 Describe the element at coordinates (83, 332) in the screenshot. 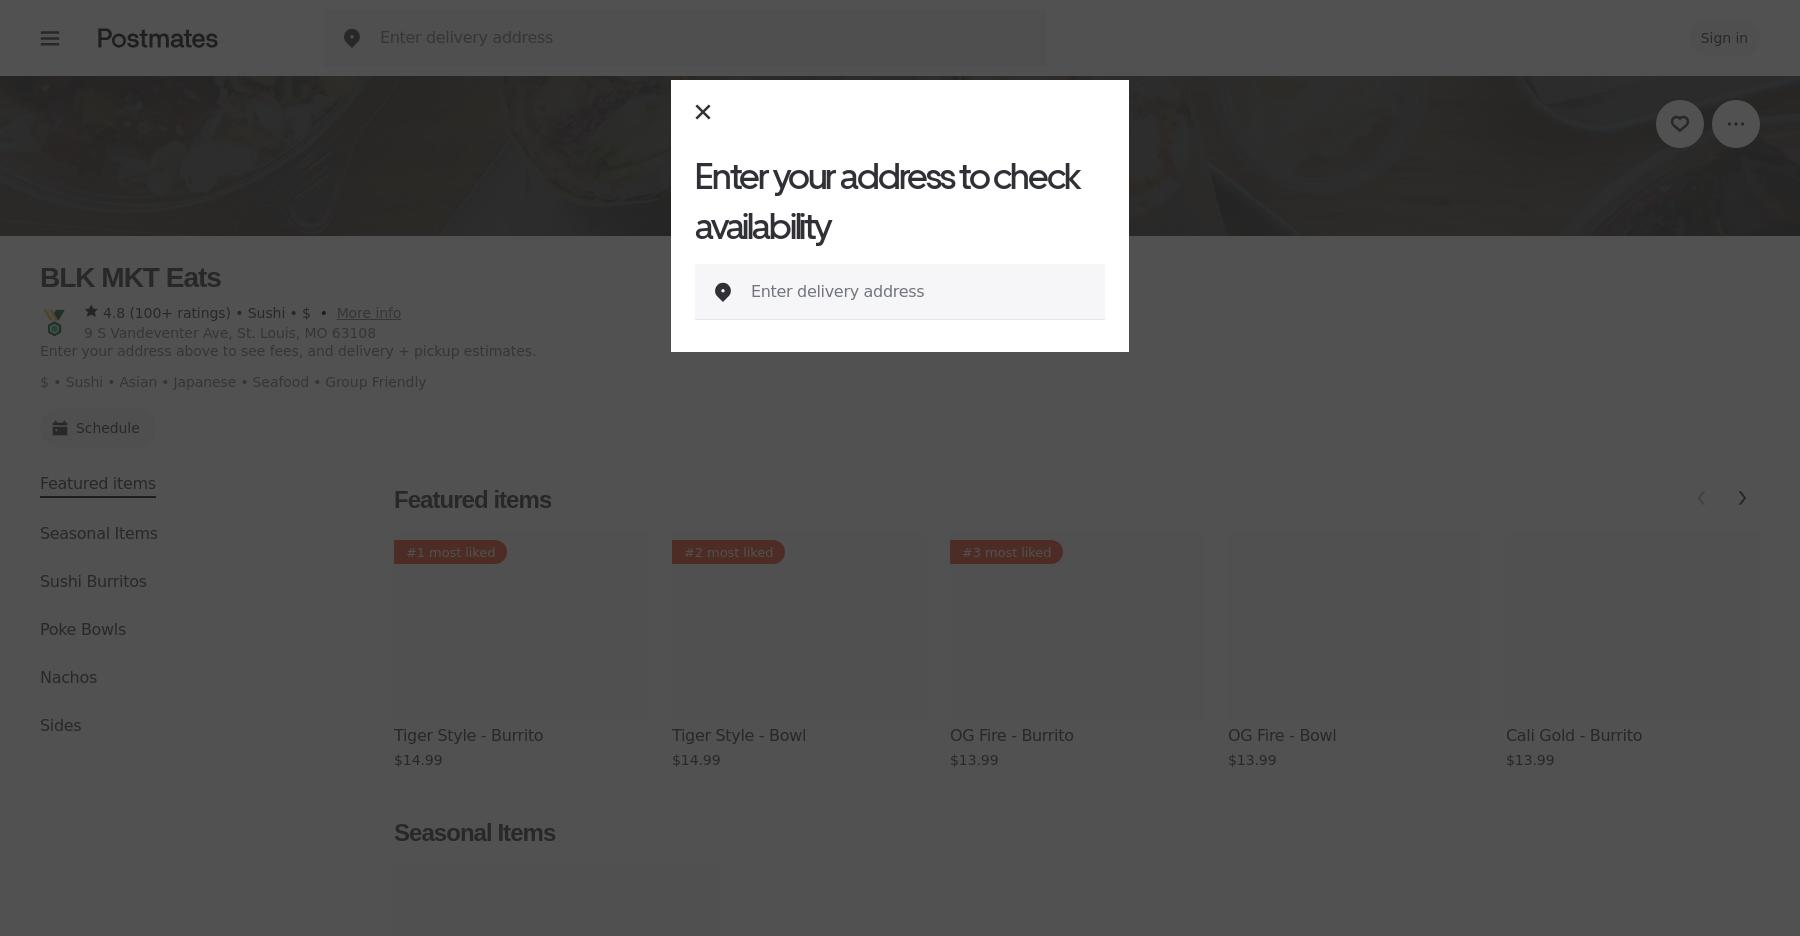

I see `'9 S Vandeventer Ave, St. Louis, MO 63108'` at that location.